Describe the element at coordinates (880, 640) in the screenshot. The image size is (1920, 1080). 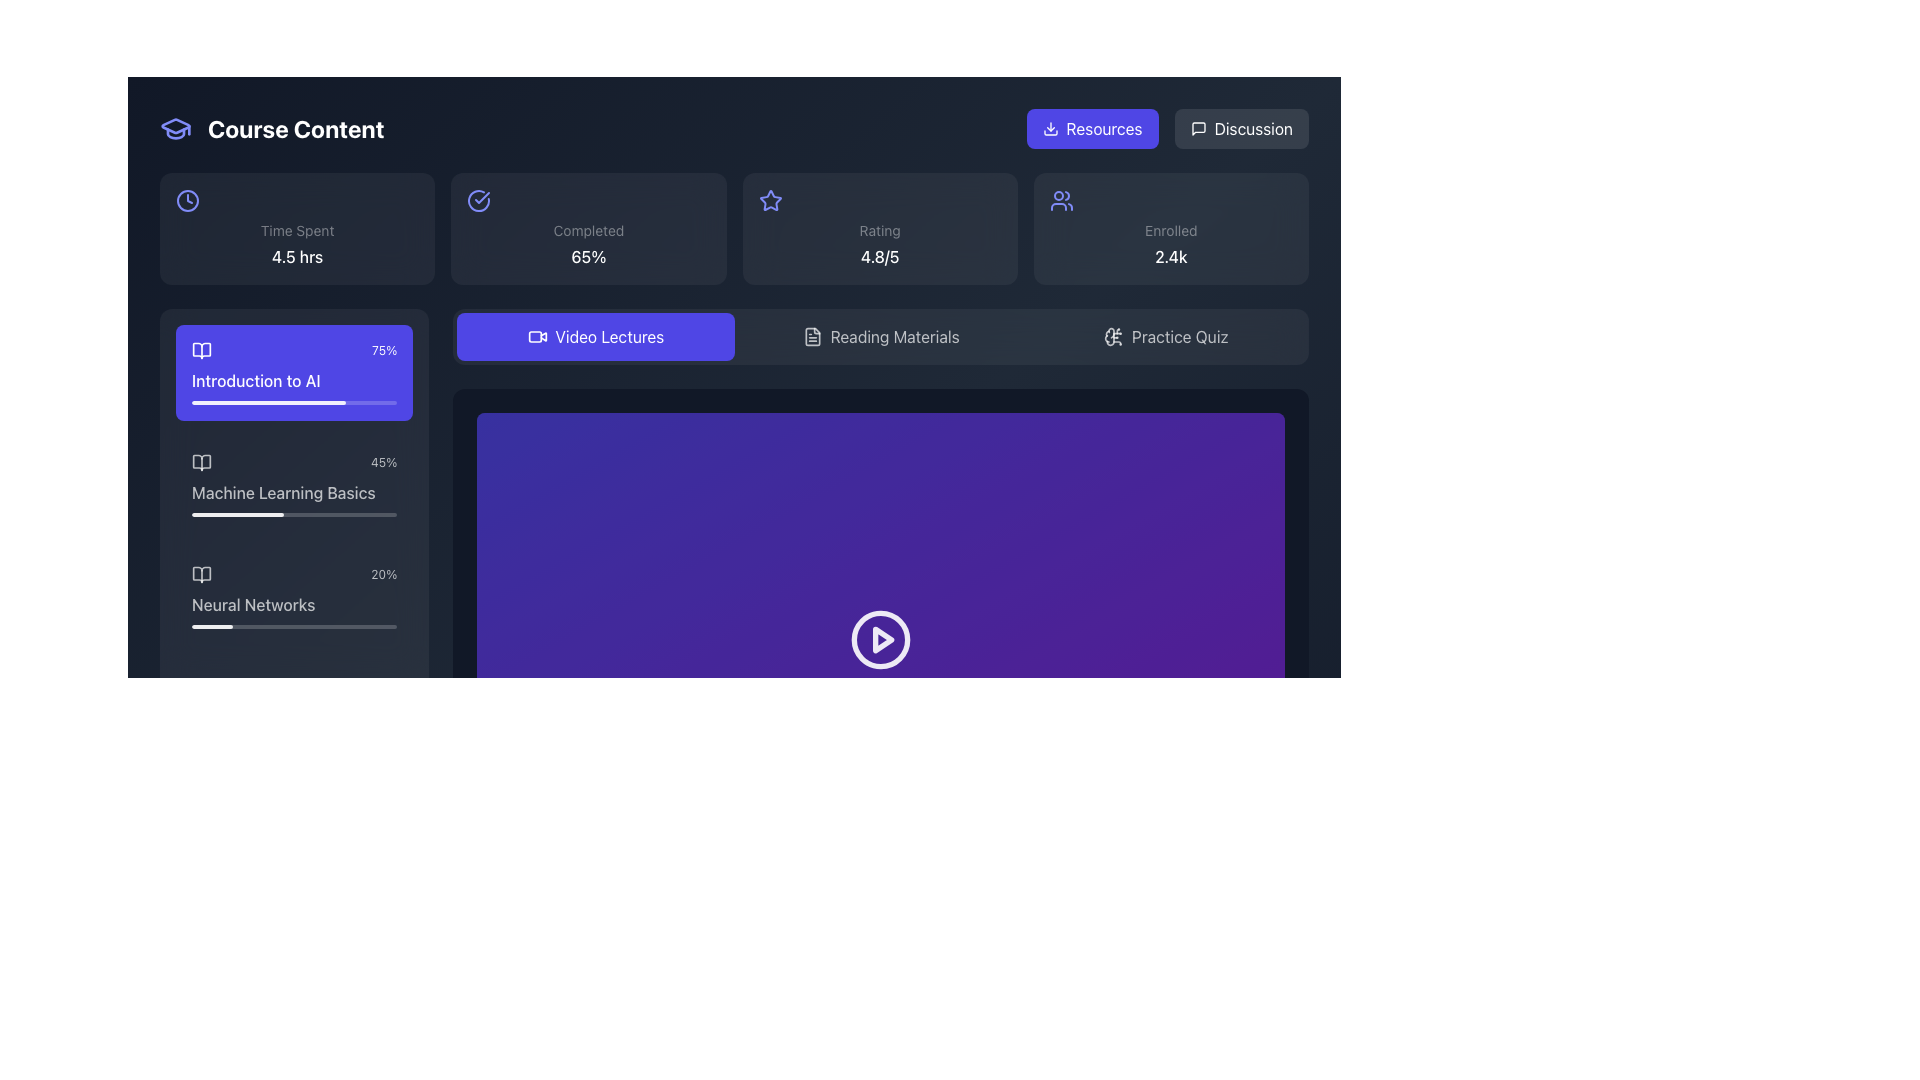
I see `the play button in the Video Preview Section to initiate video playback` at that location.